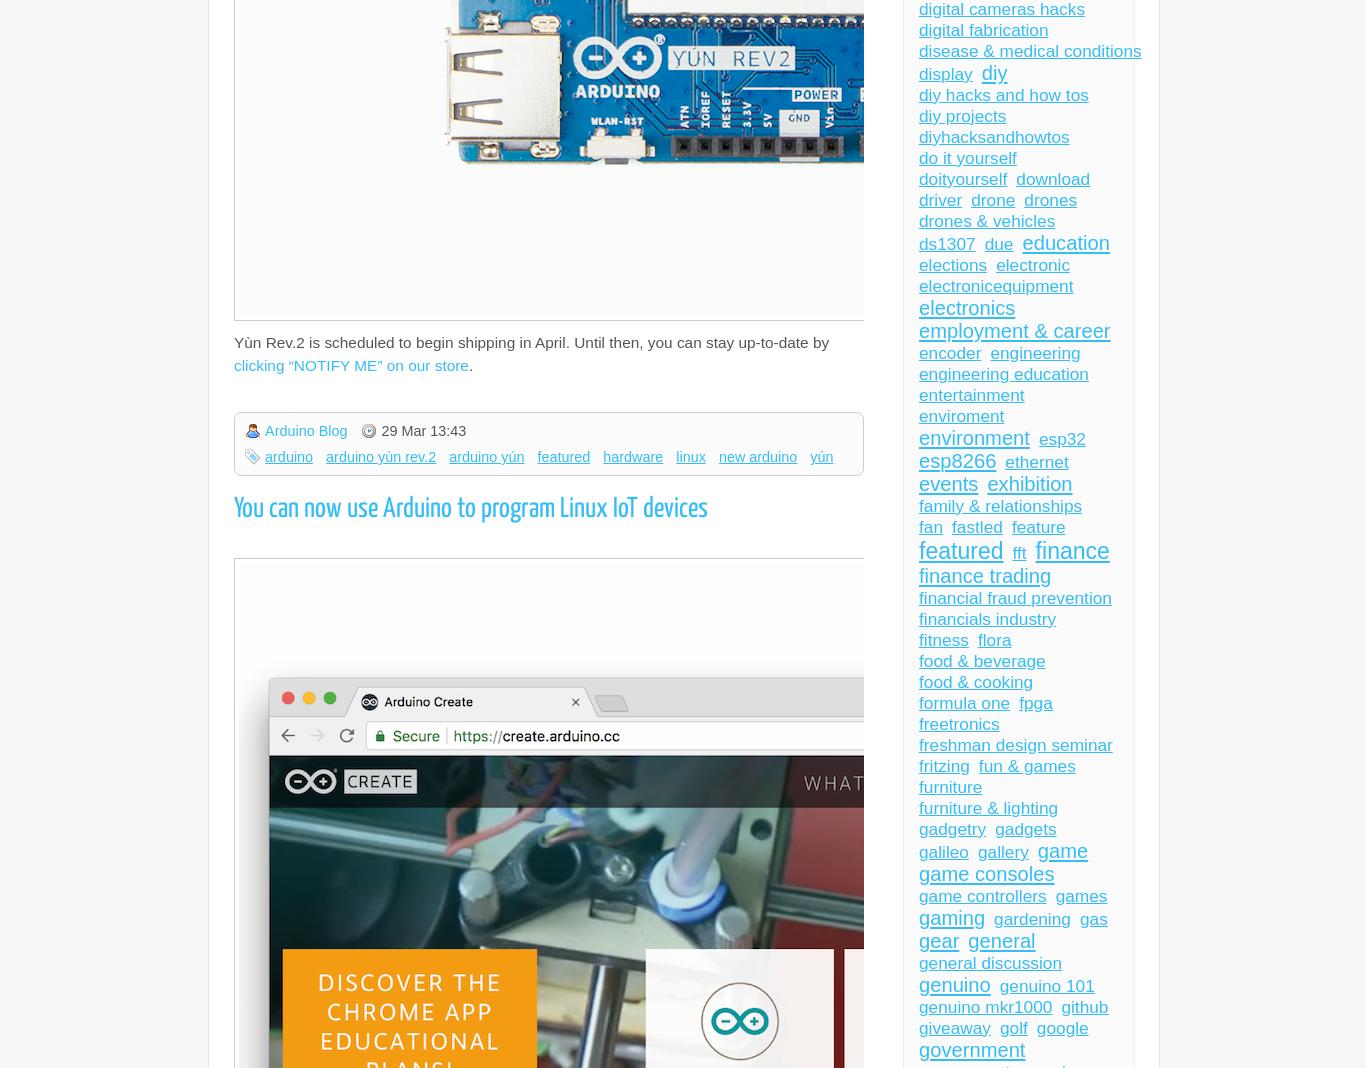  Describe the element at coordinates (940, 200) in the screenshot. I see `'driver'` at that location.